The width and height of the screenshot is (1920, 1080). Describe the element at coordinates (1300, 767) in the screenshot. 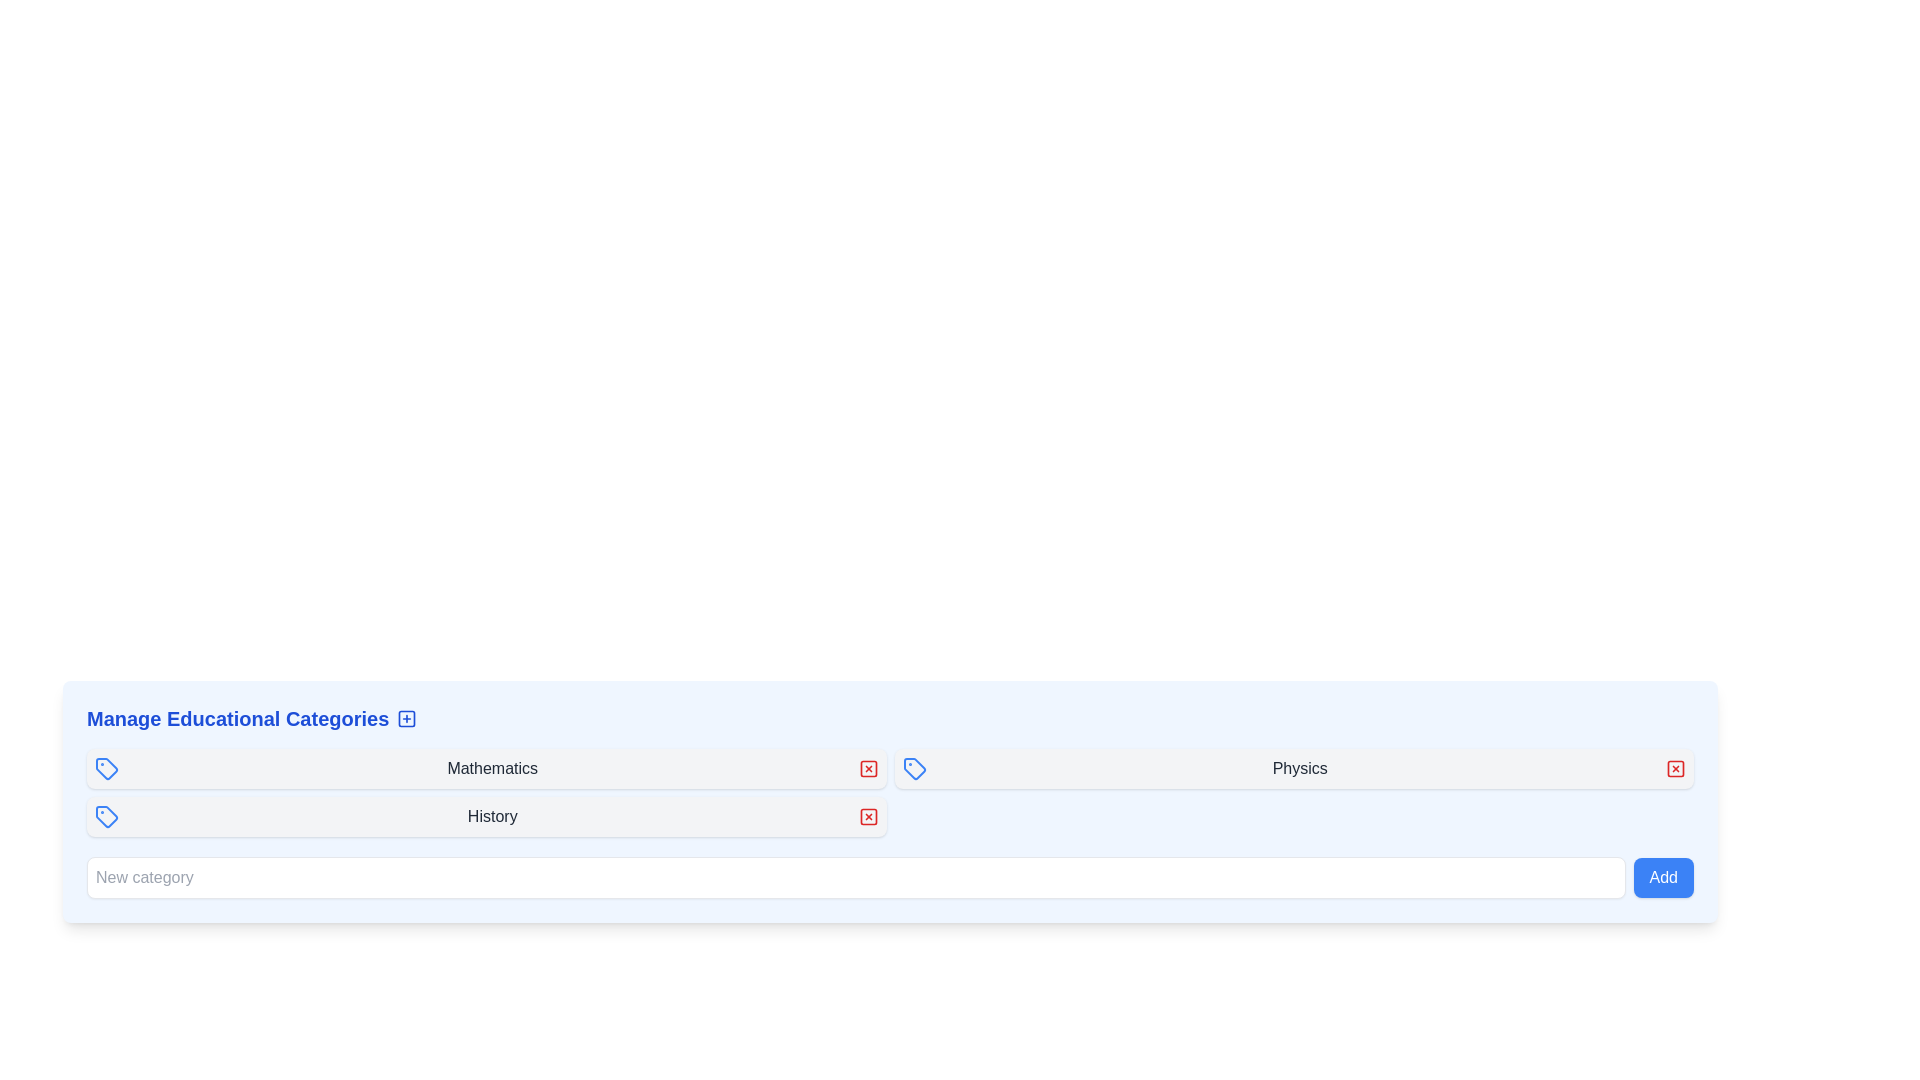

I see `text label displaying the category name 'Physics', located centrally in a horizontal layout, flanked by an icon on the left and a close button on the right` at that location.